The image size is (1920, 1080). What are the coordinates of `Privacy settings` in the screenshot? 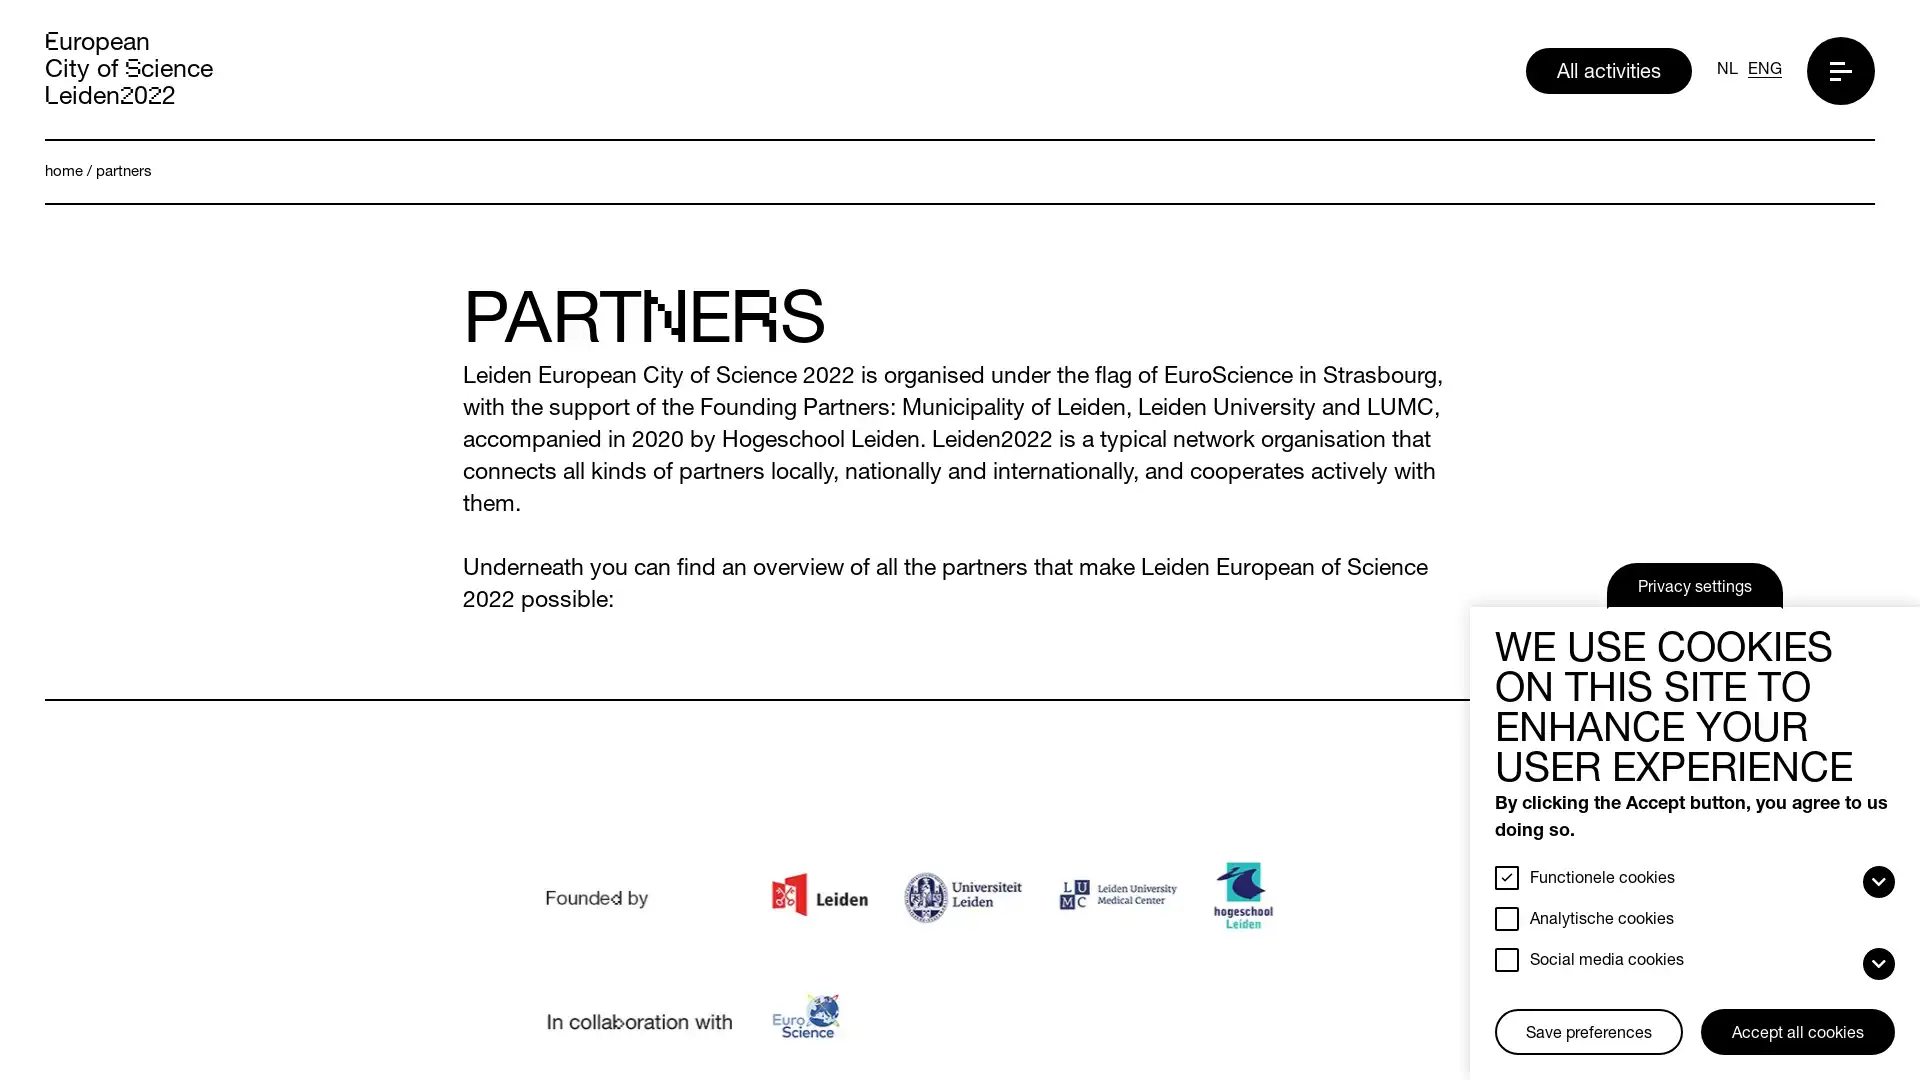 It's located at (1693, 585).